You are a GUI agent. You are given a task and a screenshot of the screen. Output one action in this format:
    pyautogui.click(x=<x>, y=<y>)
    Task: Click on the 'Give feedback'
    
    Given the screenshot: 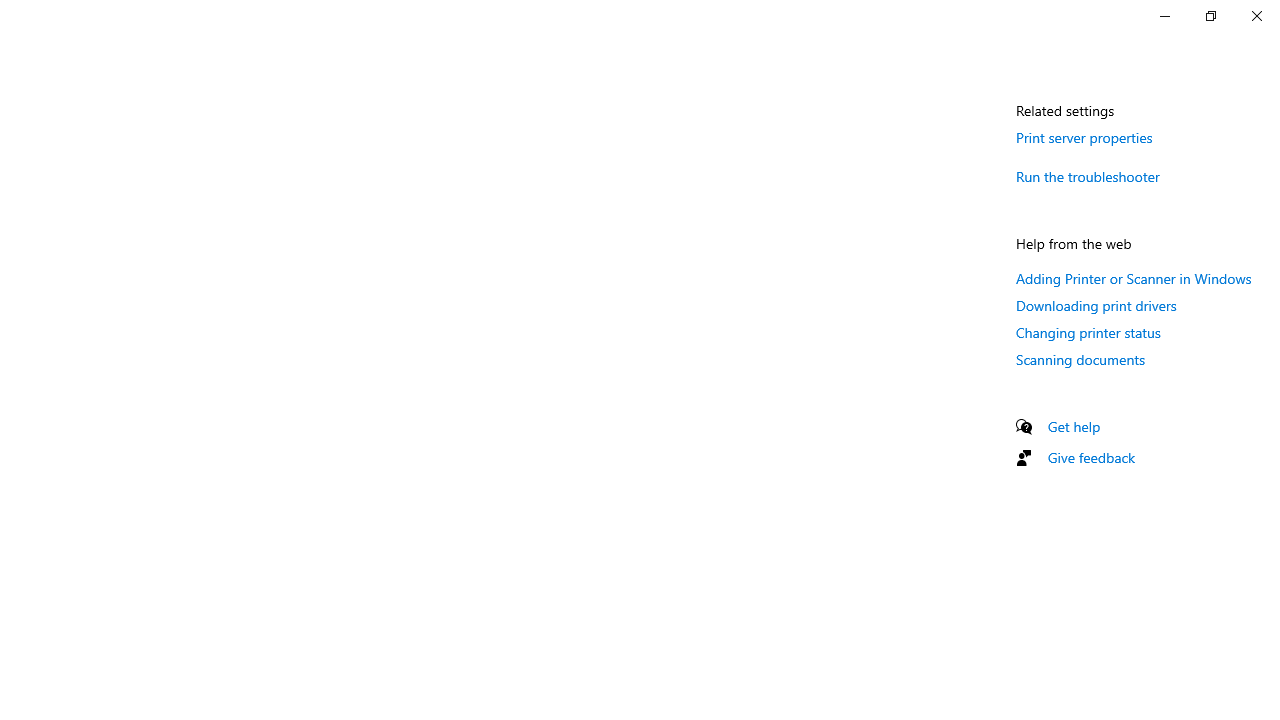 What is the action you would take?
    pyautogui.click(x=1090, y=457)
    